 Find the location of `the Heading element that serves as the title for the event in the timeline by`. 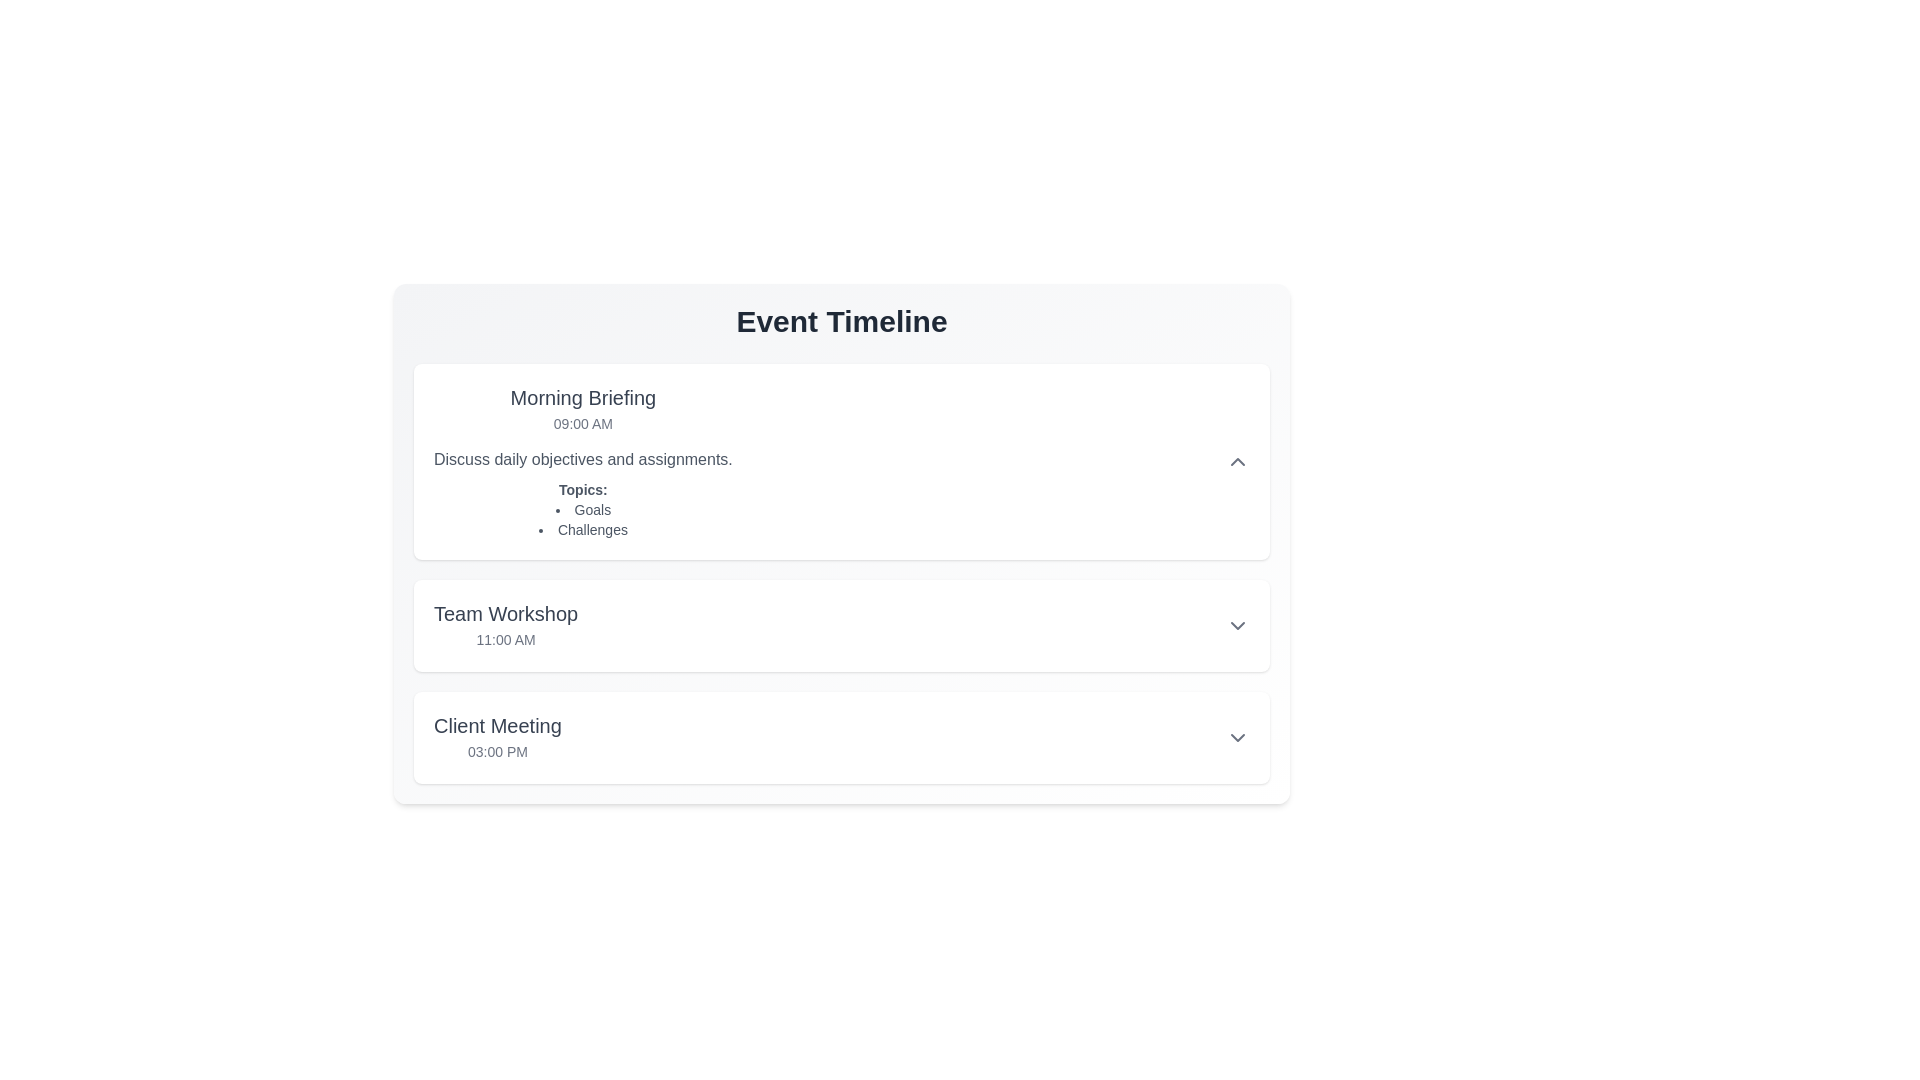

the Heading element that serves as the title for the event in the timeline by is located at coordinates (582, 397).